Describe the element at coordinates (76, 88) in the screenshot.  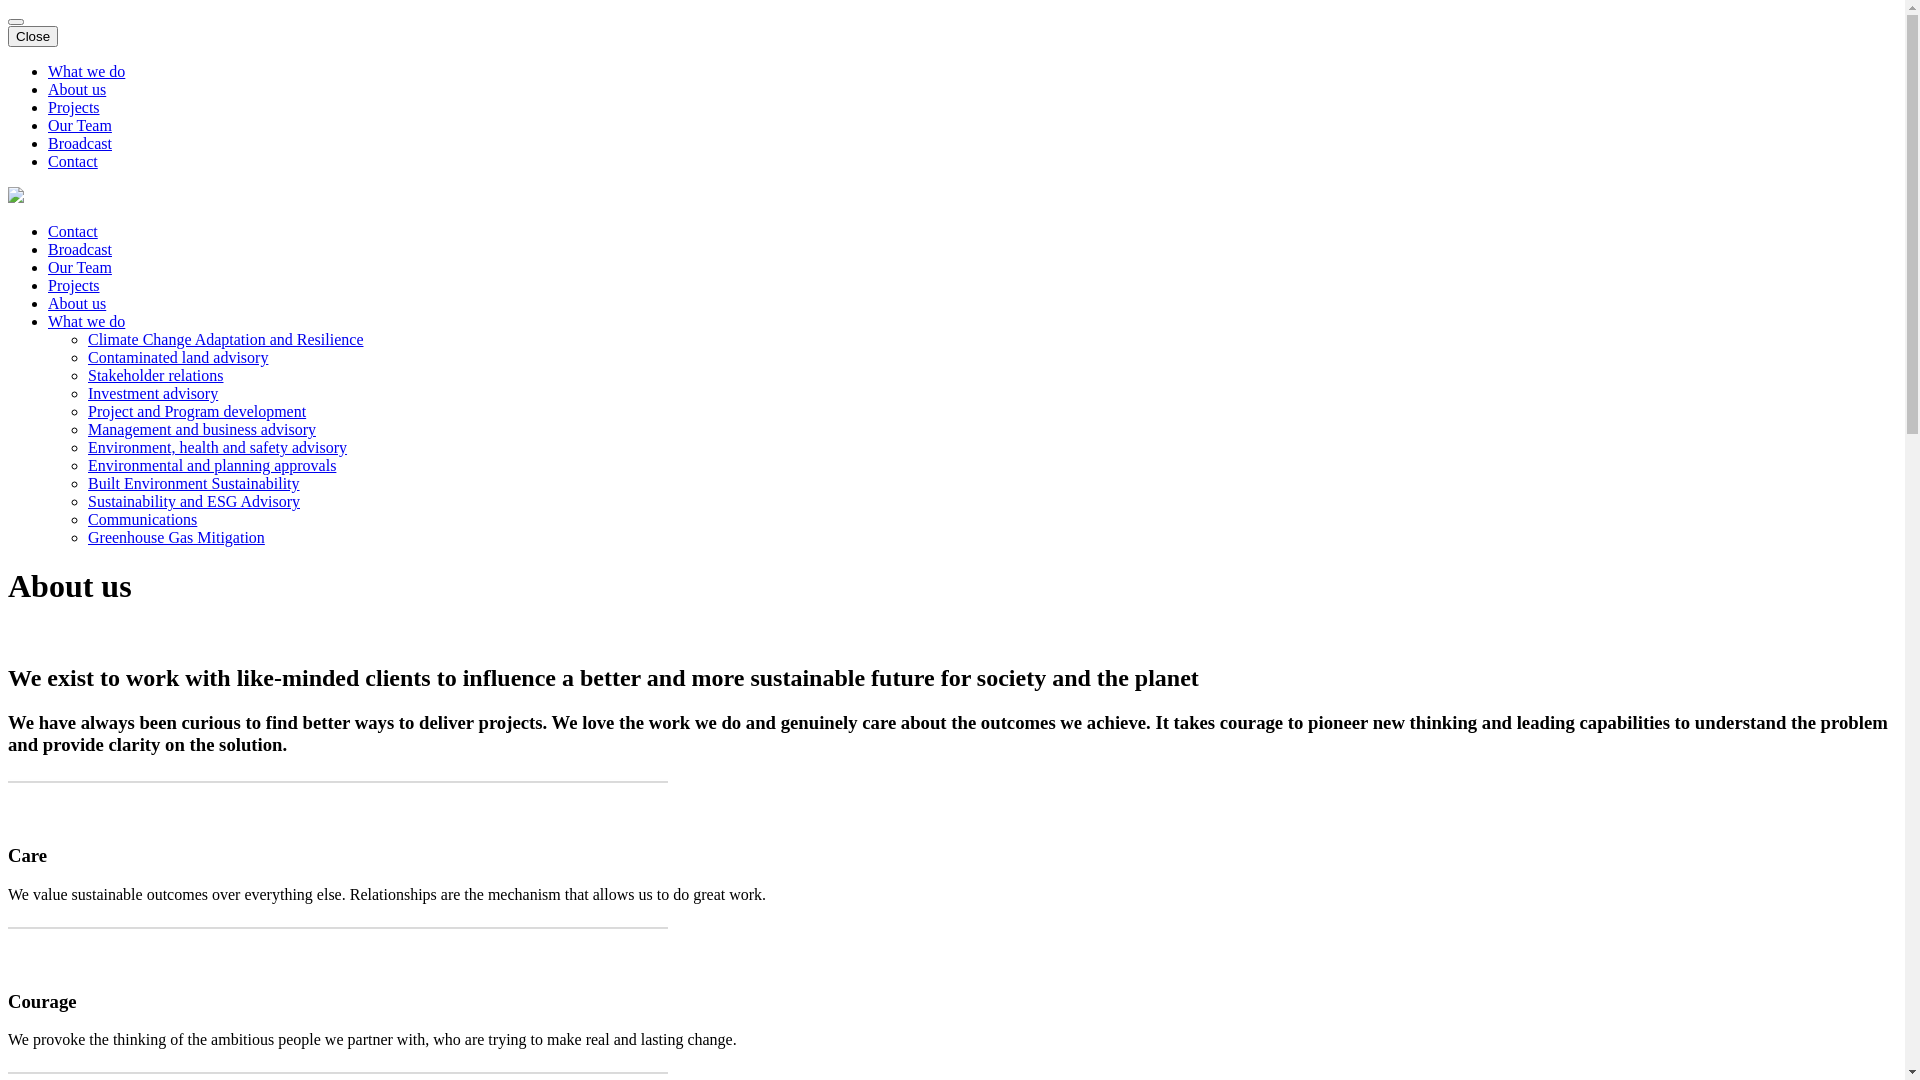
I see `'About us'` at that location.